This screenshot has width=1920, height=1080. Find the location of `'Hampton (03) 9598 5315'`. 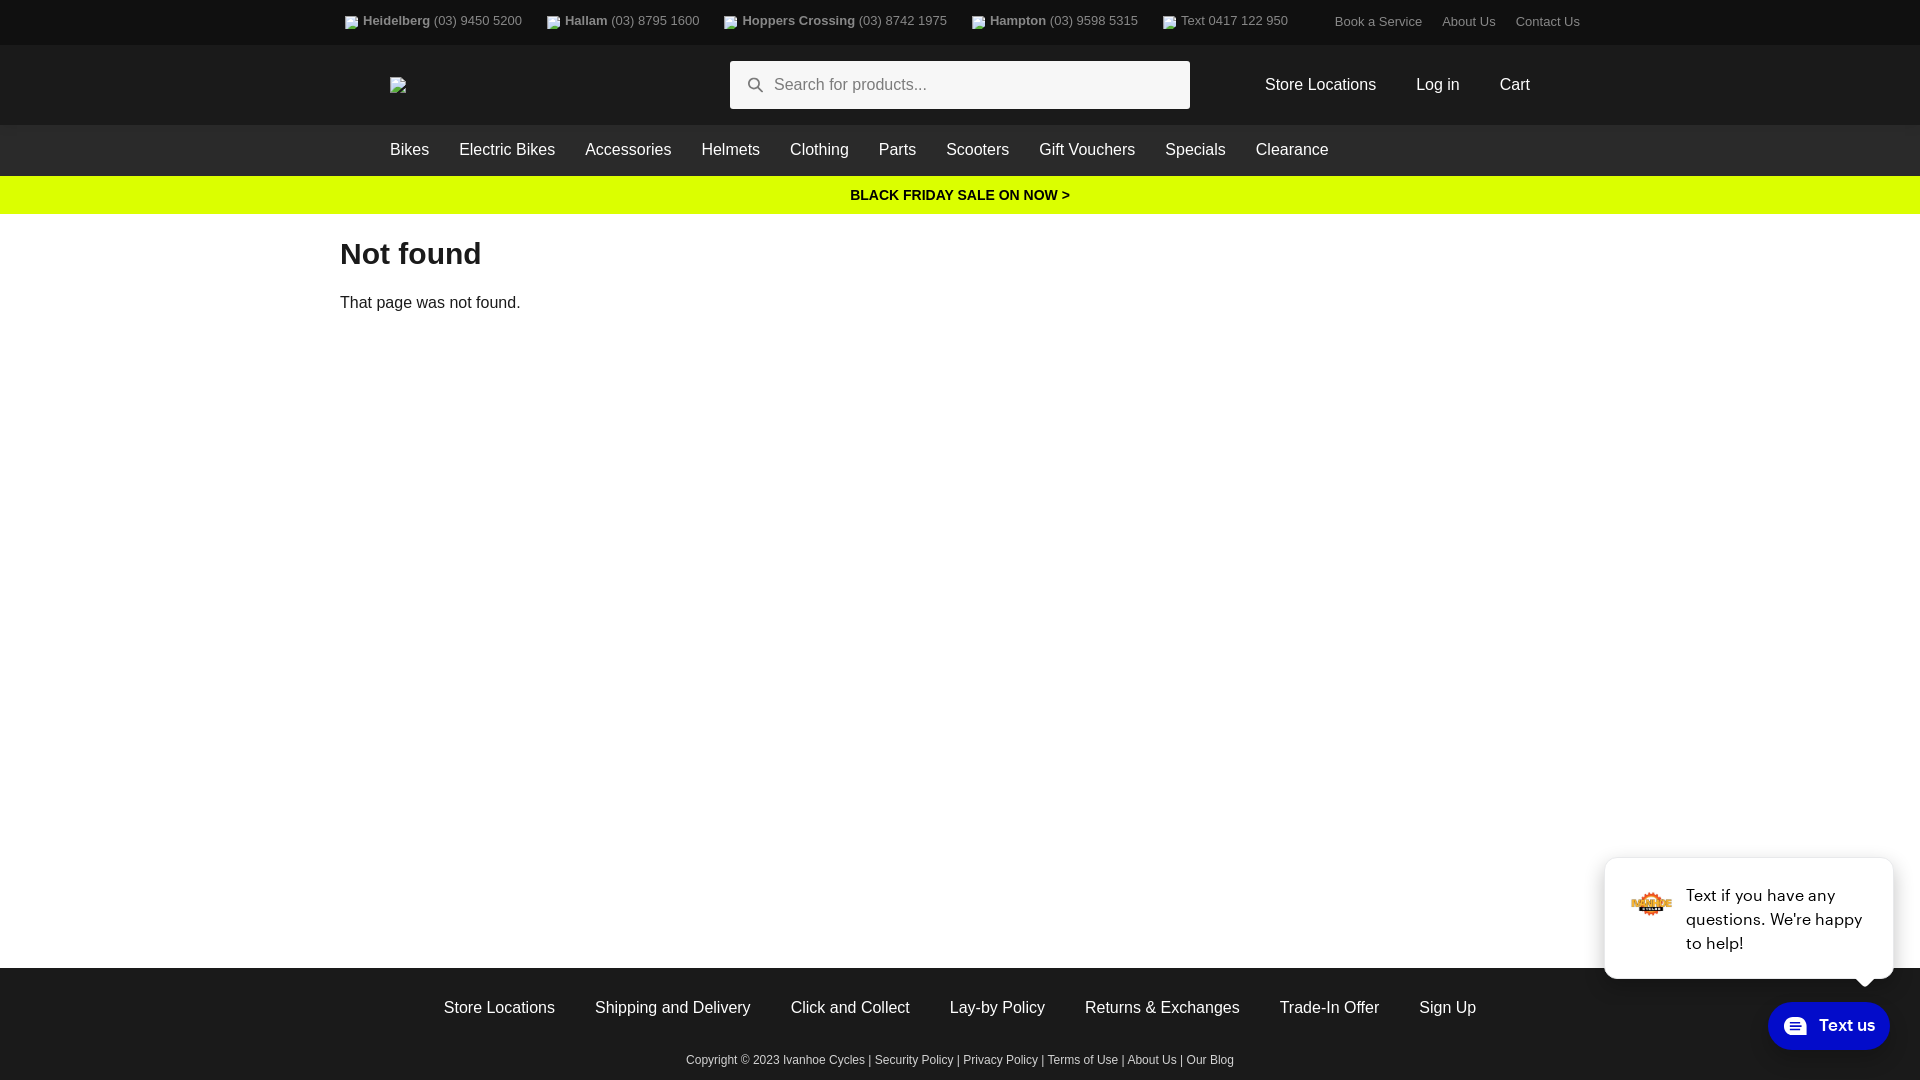

'Hampton (03) 9598 5315' is located at coordinates (1051, 22).